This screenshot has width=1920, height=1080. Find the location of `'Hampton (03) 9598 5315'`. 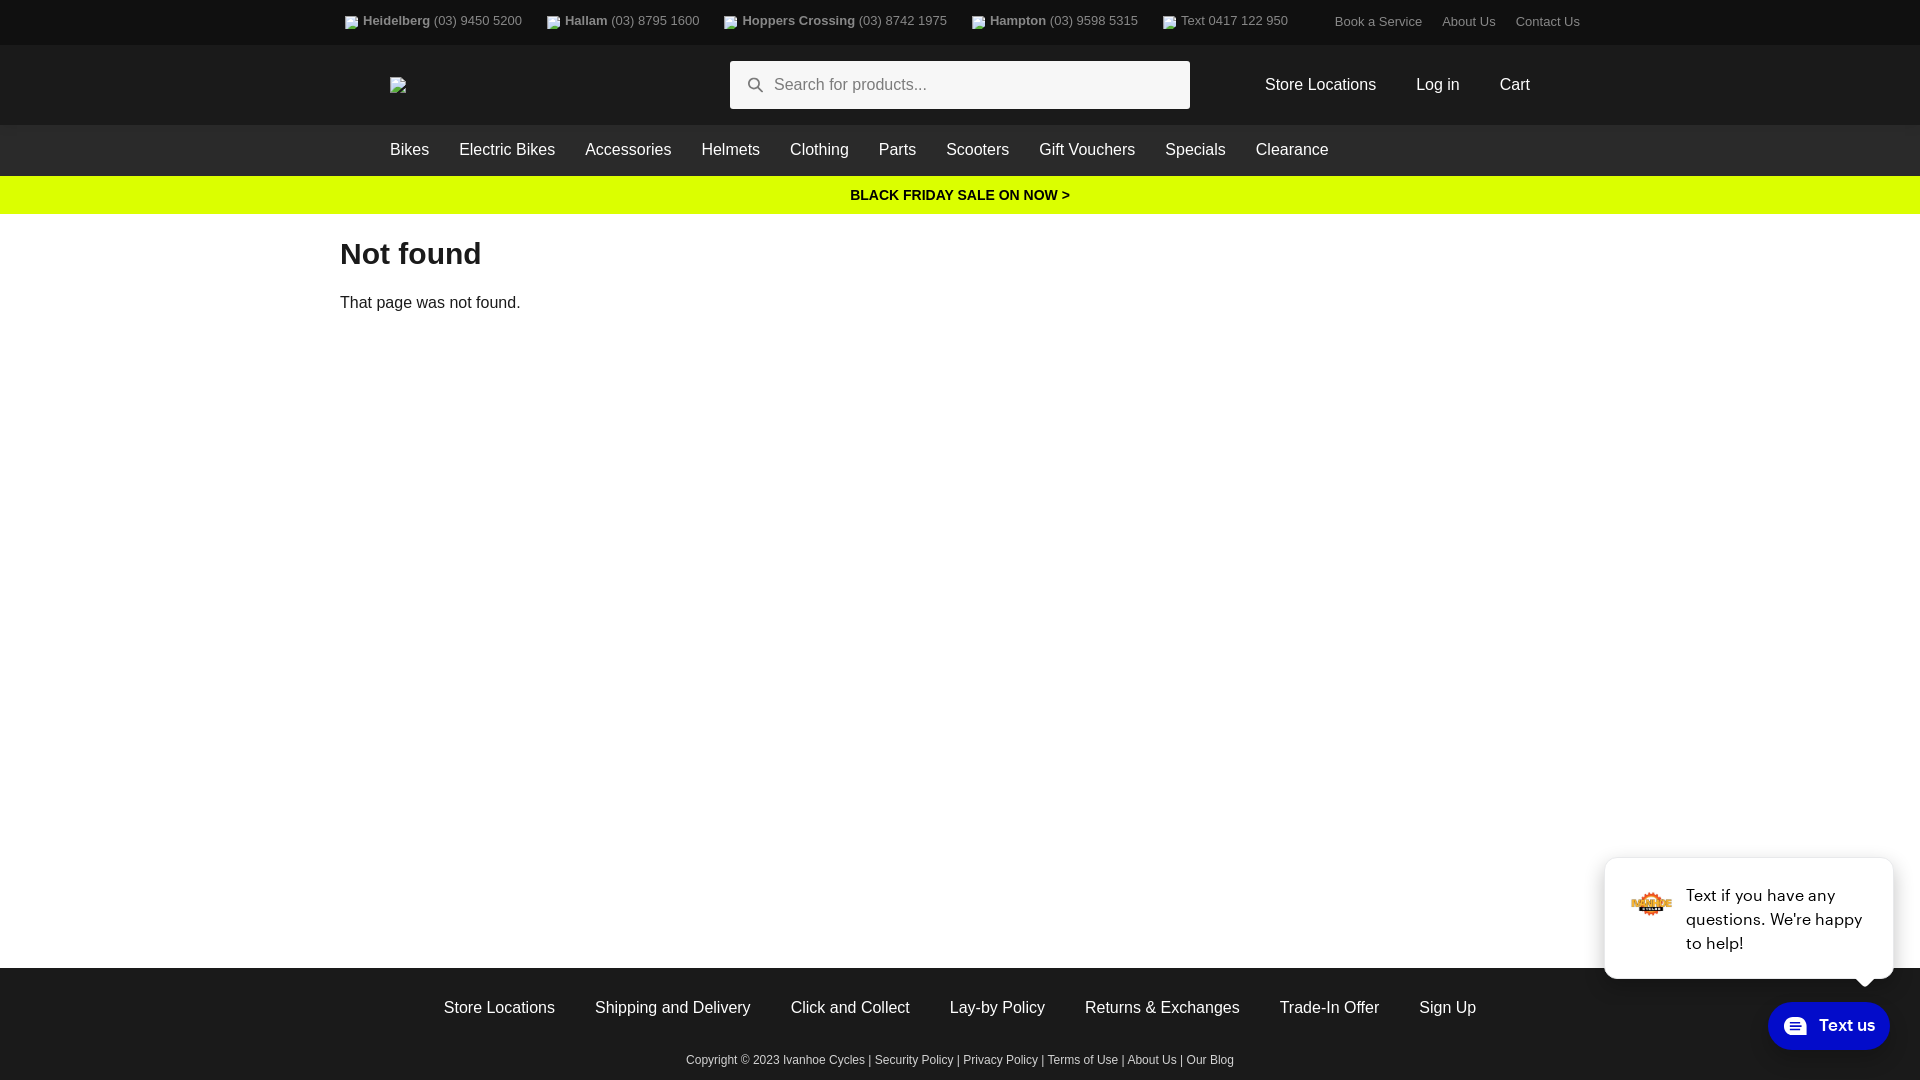

'Hampton (03) 9598 5315' is located at coordinates (1051, 22).